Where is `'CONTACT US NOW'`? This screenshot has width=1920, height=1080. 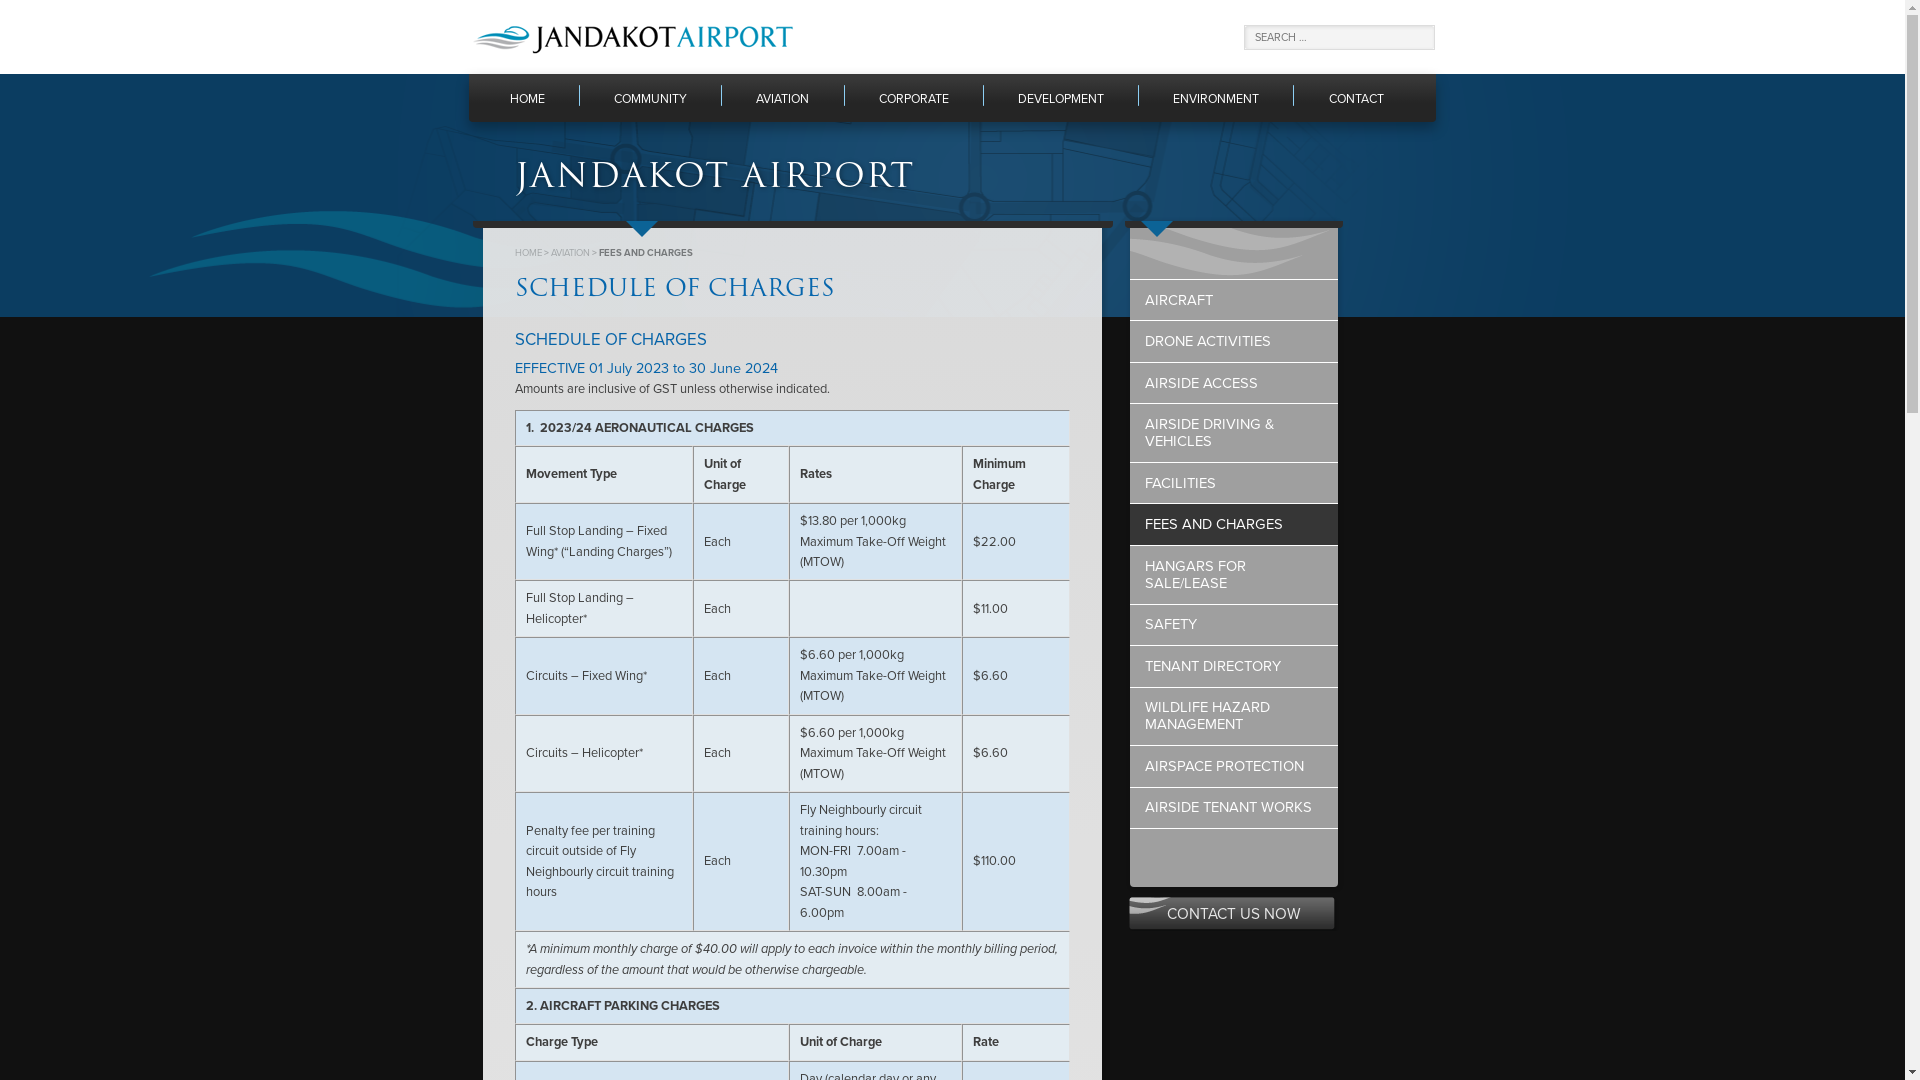 'CONTACT US NOW' is located at coordinates (1232, 914).